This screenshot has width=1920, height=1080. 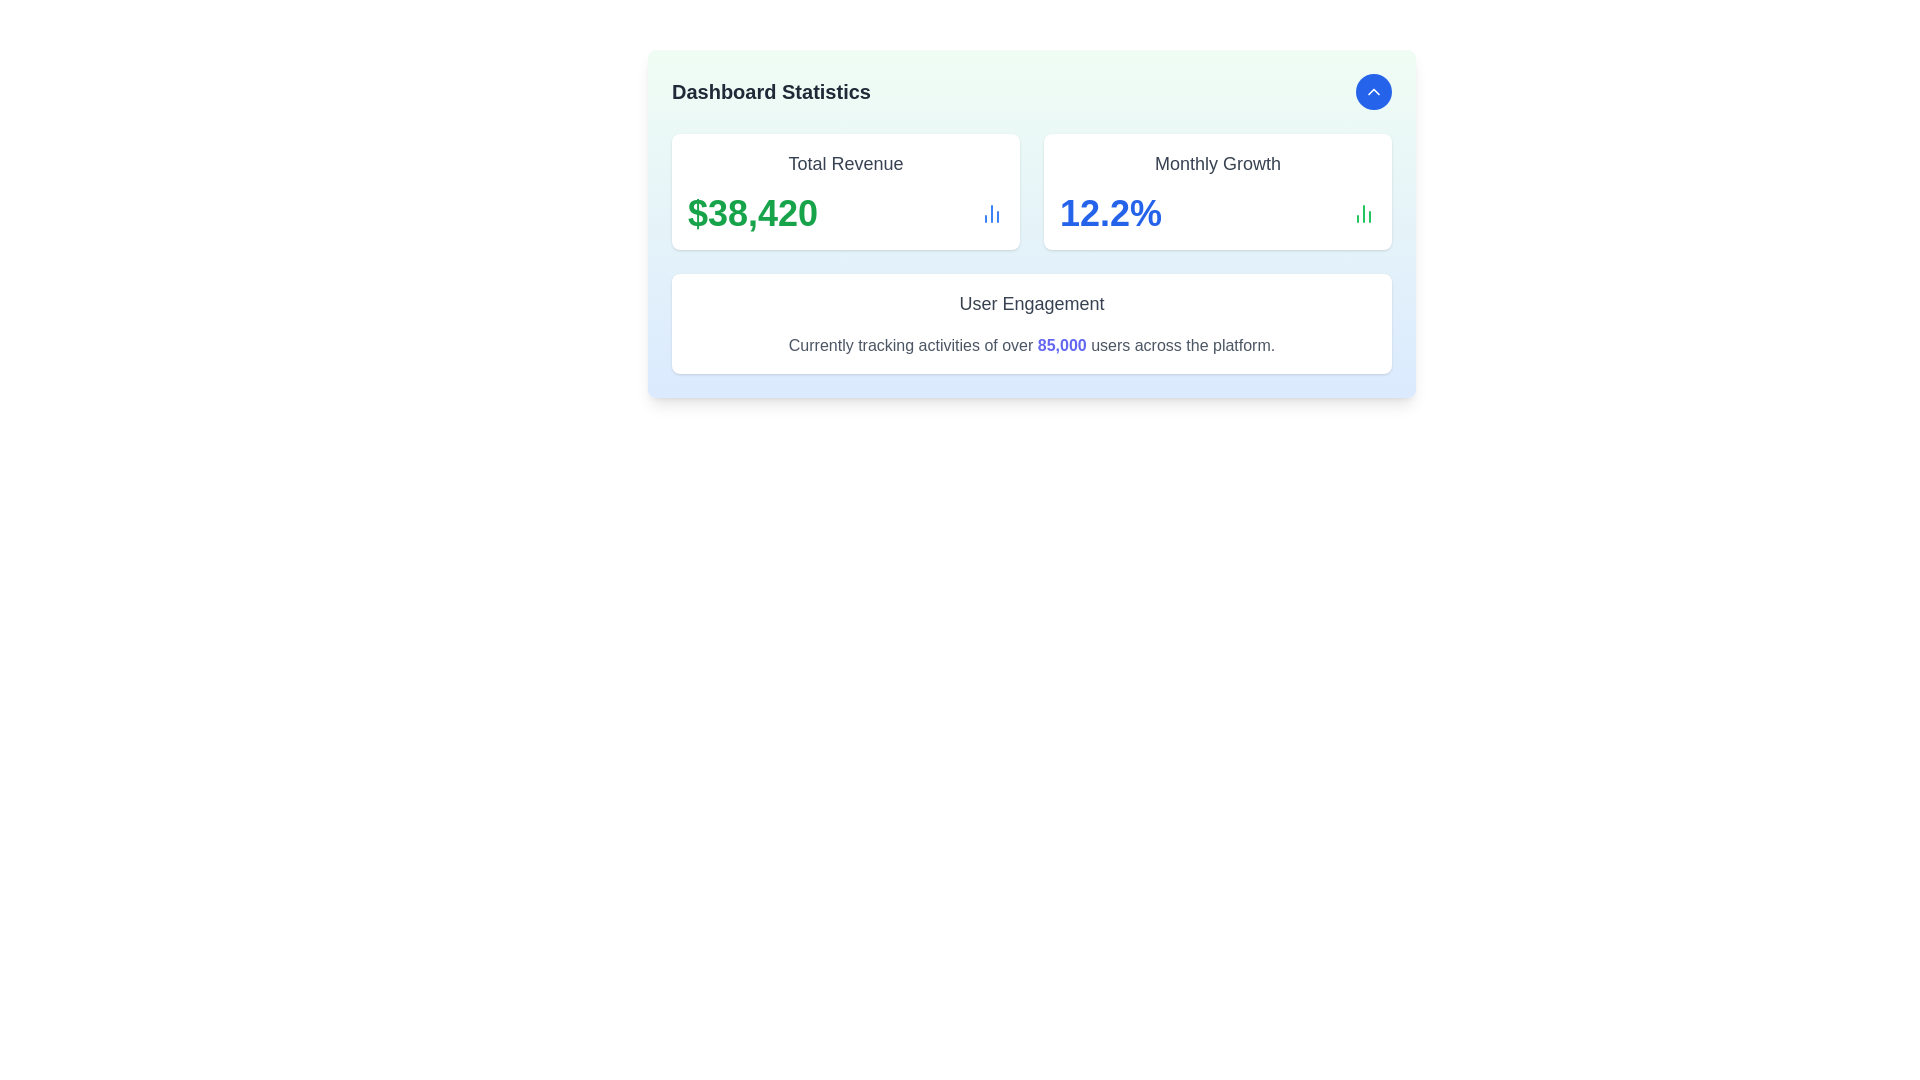 What do you see at coordinates (1032, 323) in the screenshot?
I see `title and content of the Informational Card located in the bottom row of the grid layout, below the 'Total Revenue' and 'Monthly Growth' cards` at bounding box center [1032, 323].